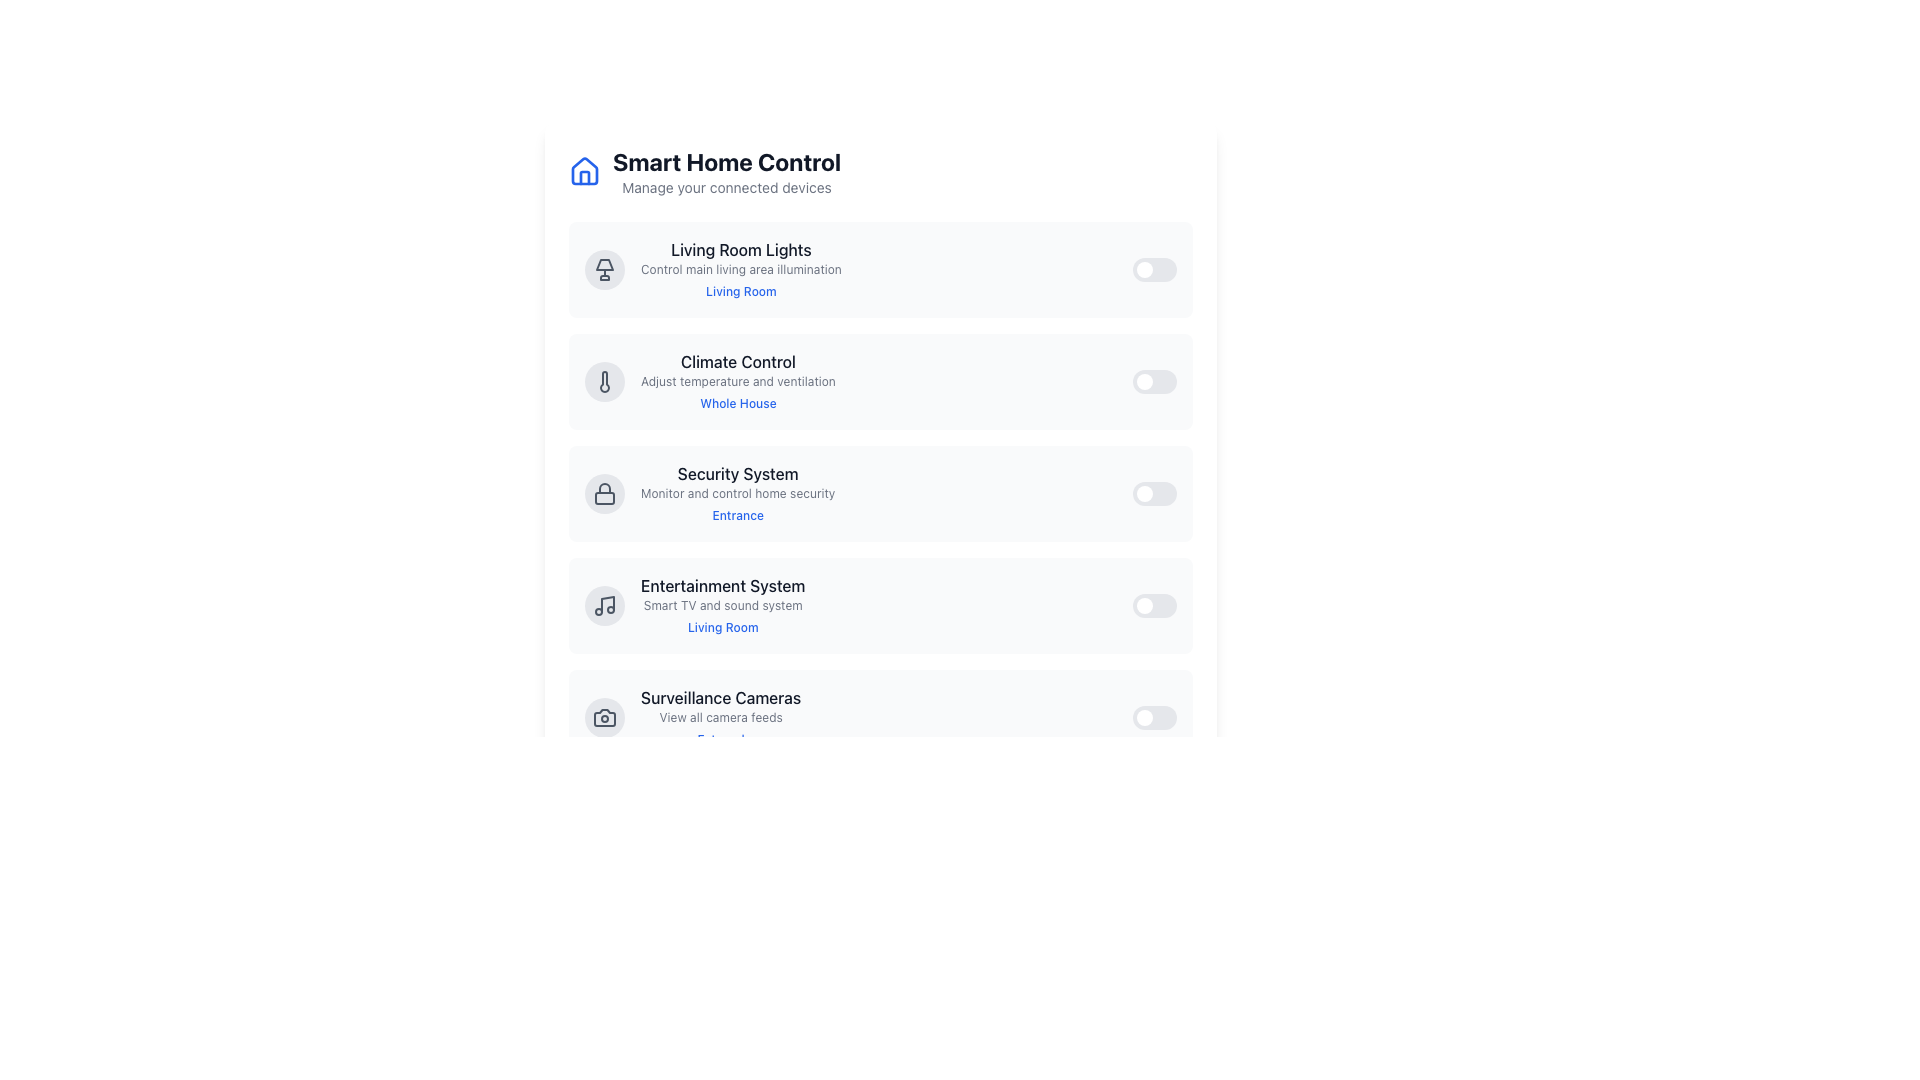  I want to click on the static text label reading 'Control main living area illumination', which is styled as a subtitle and positioned below the title 'Living Room Lights', so click(740, 270).